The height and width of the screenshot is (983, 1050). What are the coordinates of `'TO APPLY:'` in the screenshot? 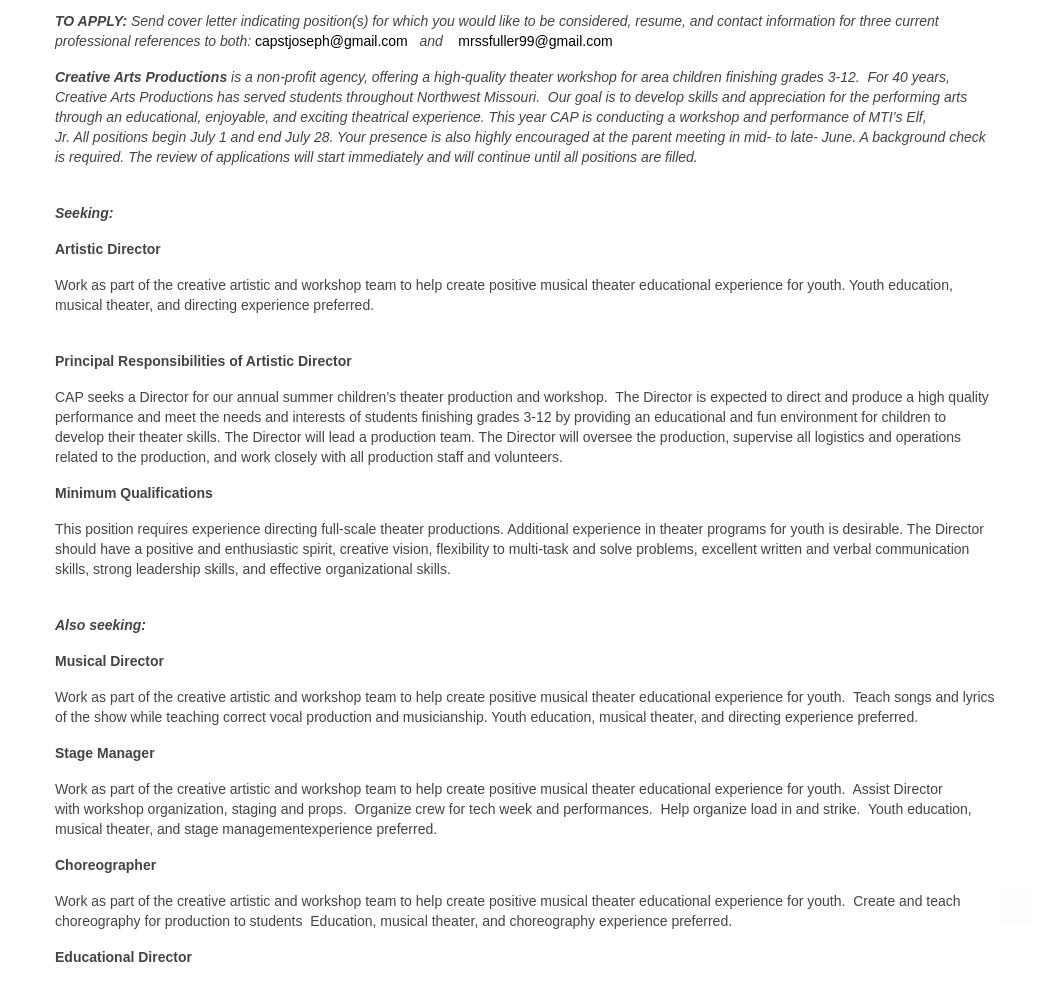 It's located at (54, 20).